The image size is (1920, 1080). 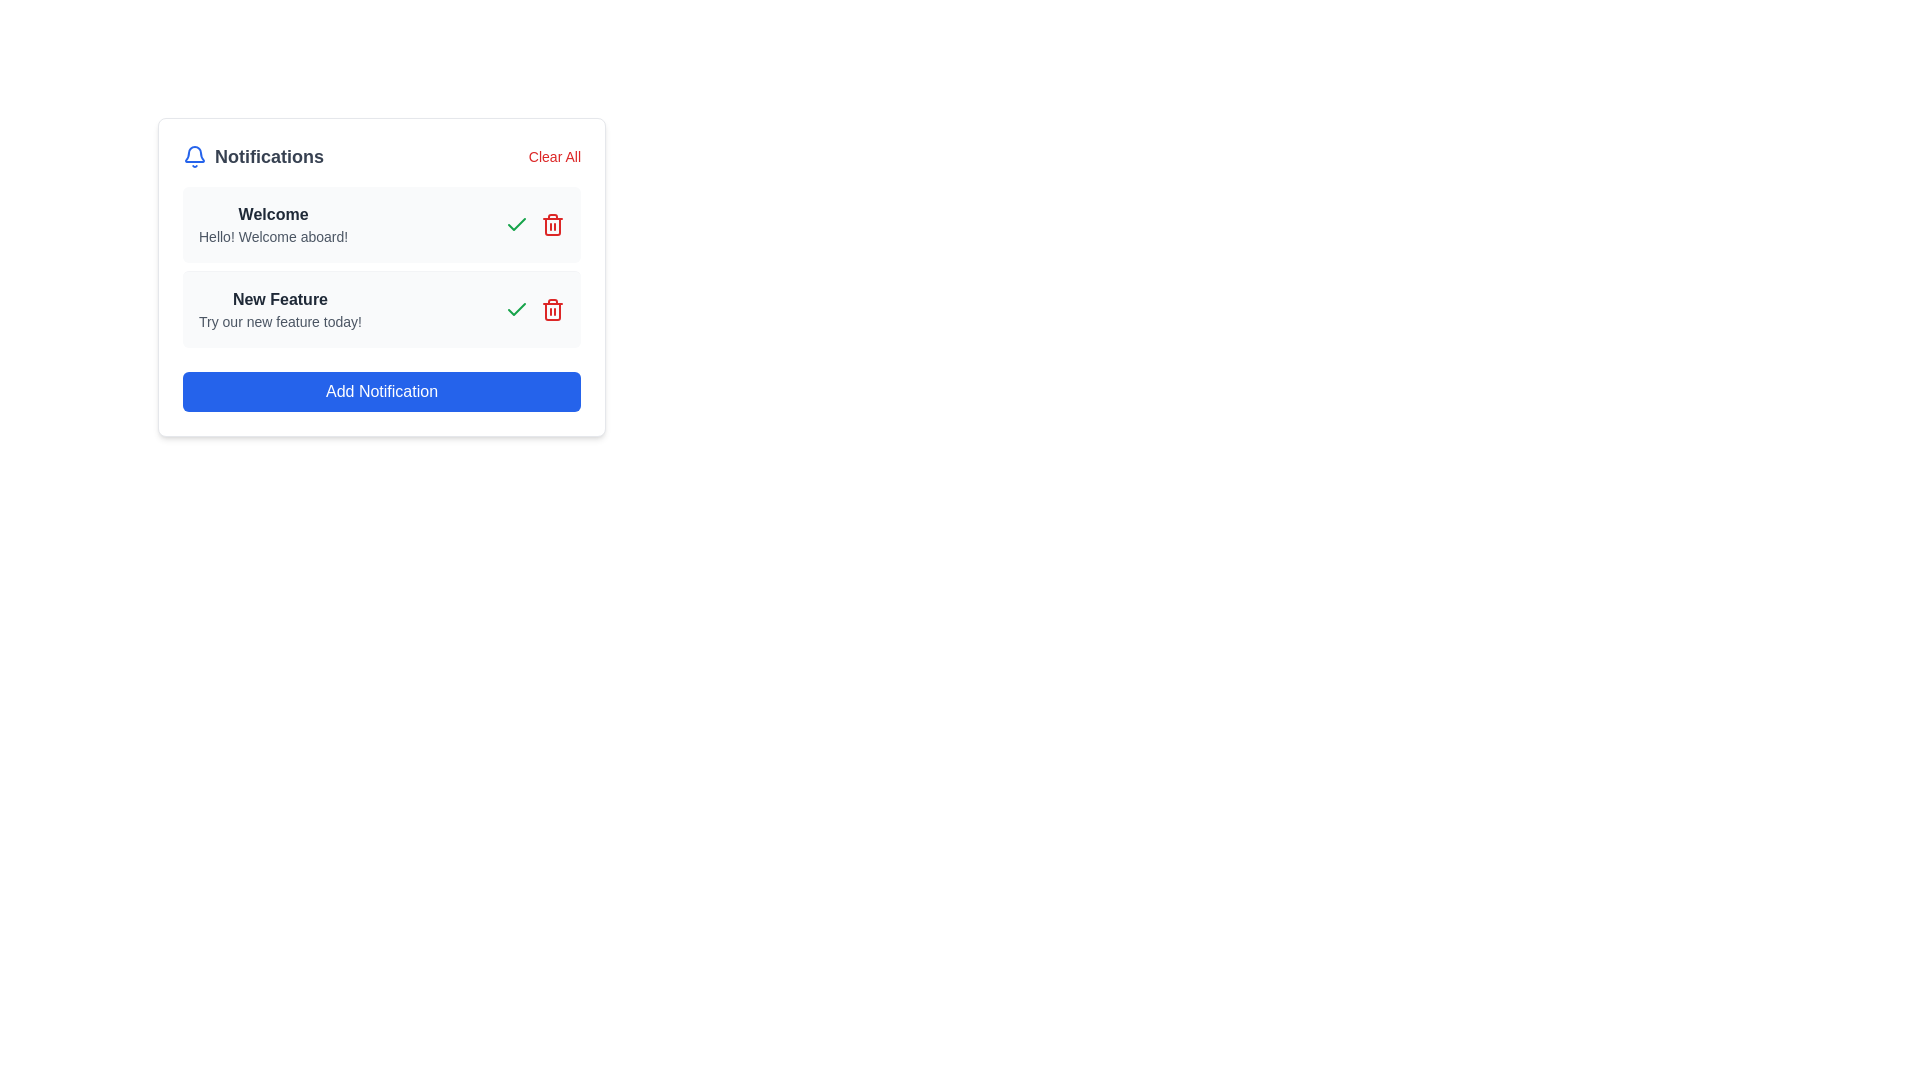 I want to click on the text label element displaying 'New Feature', which is styled with bold dark gray text and is positioned prominently in the notification message, so click(x=279, y=300).